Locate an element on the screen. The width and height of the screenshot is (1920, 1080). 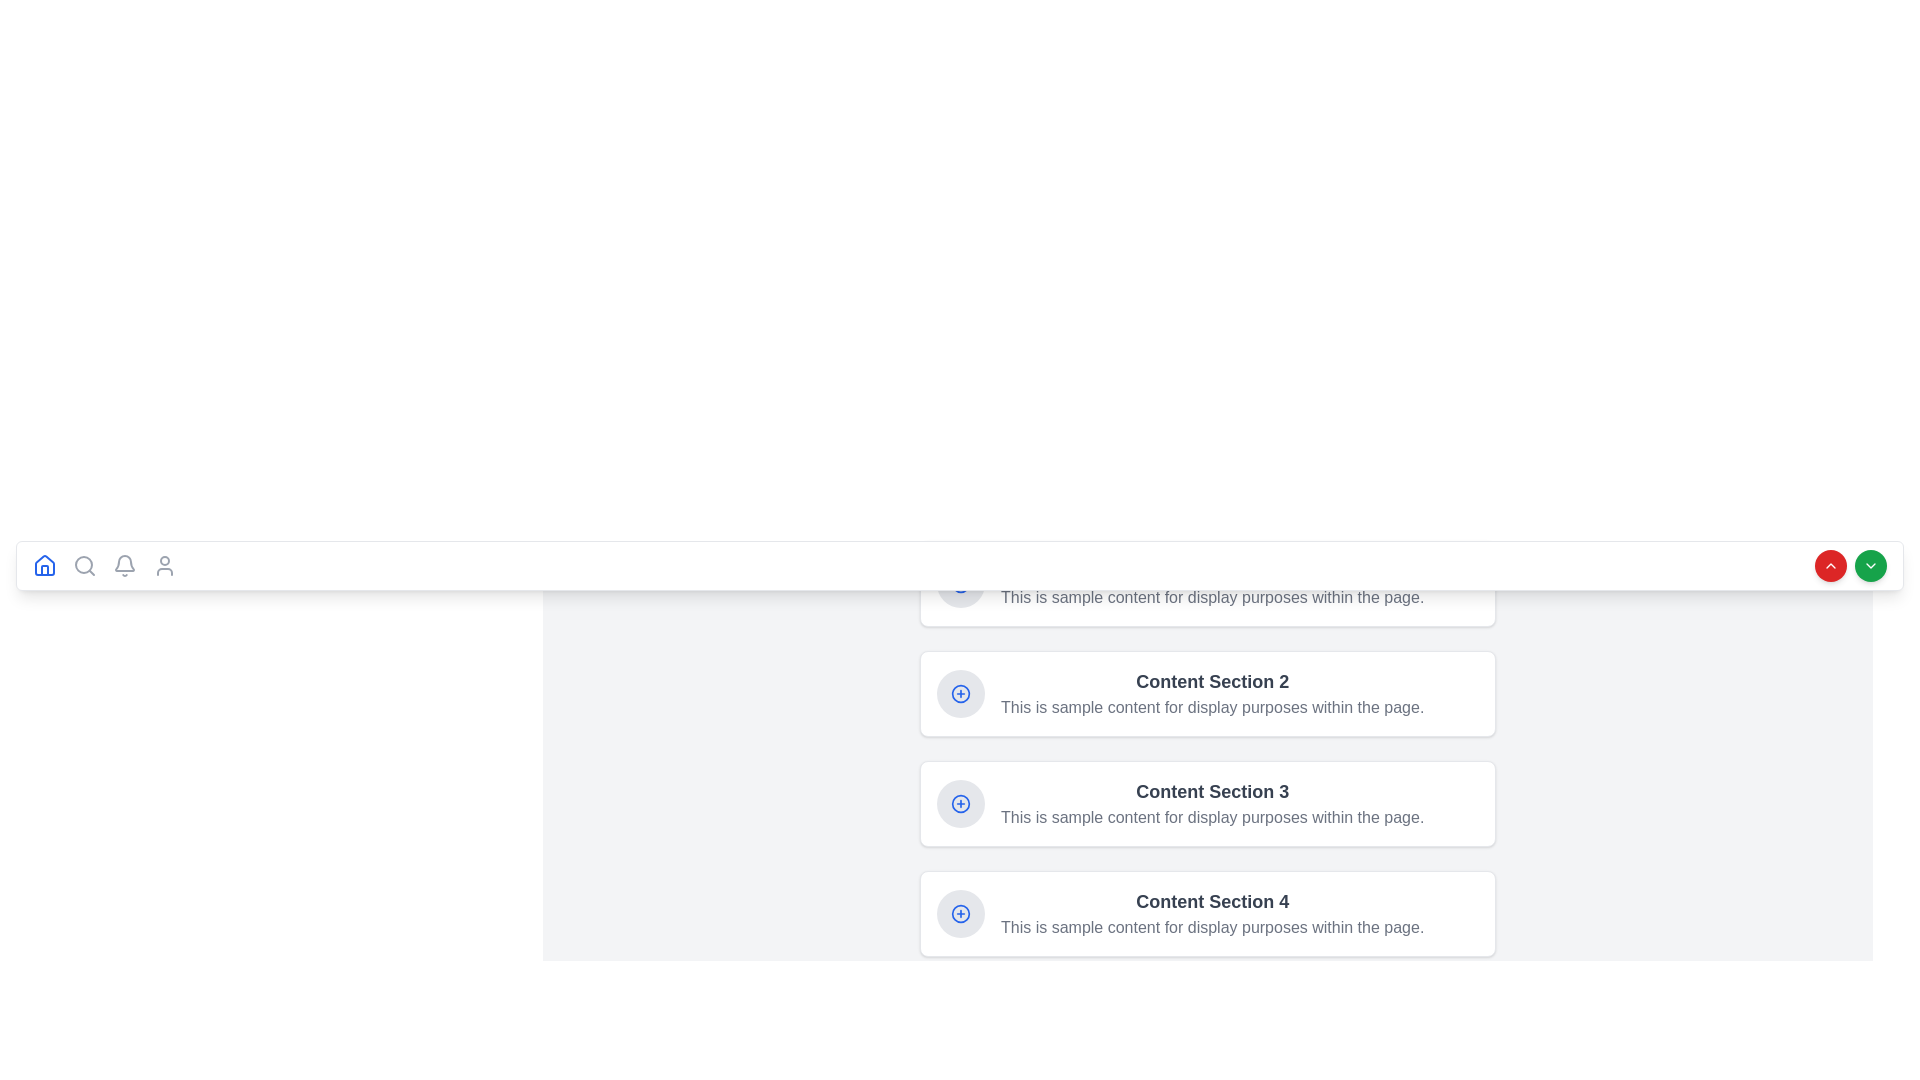
the bell-shaped icon for new notifications indication, which is styled gray and turns blue when hovered over, located in the navigation bar as the third item from the left is located at coordinates (123, 566).